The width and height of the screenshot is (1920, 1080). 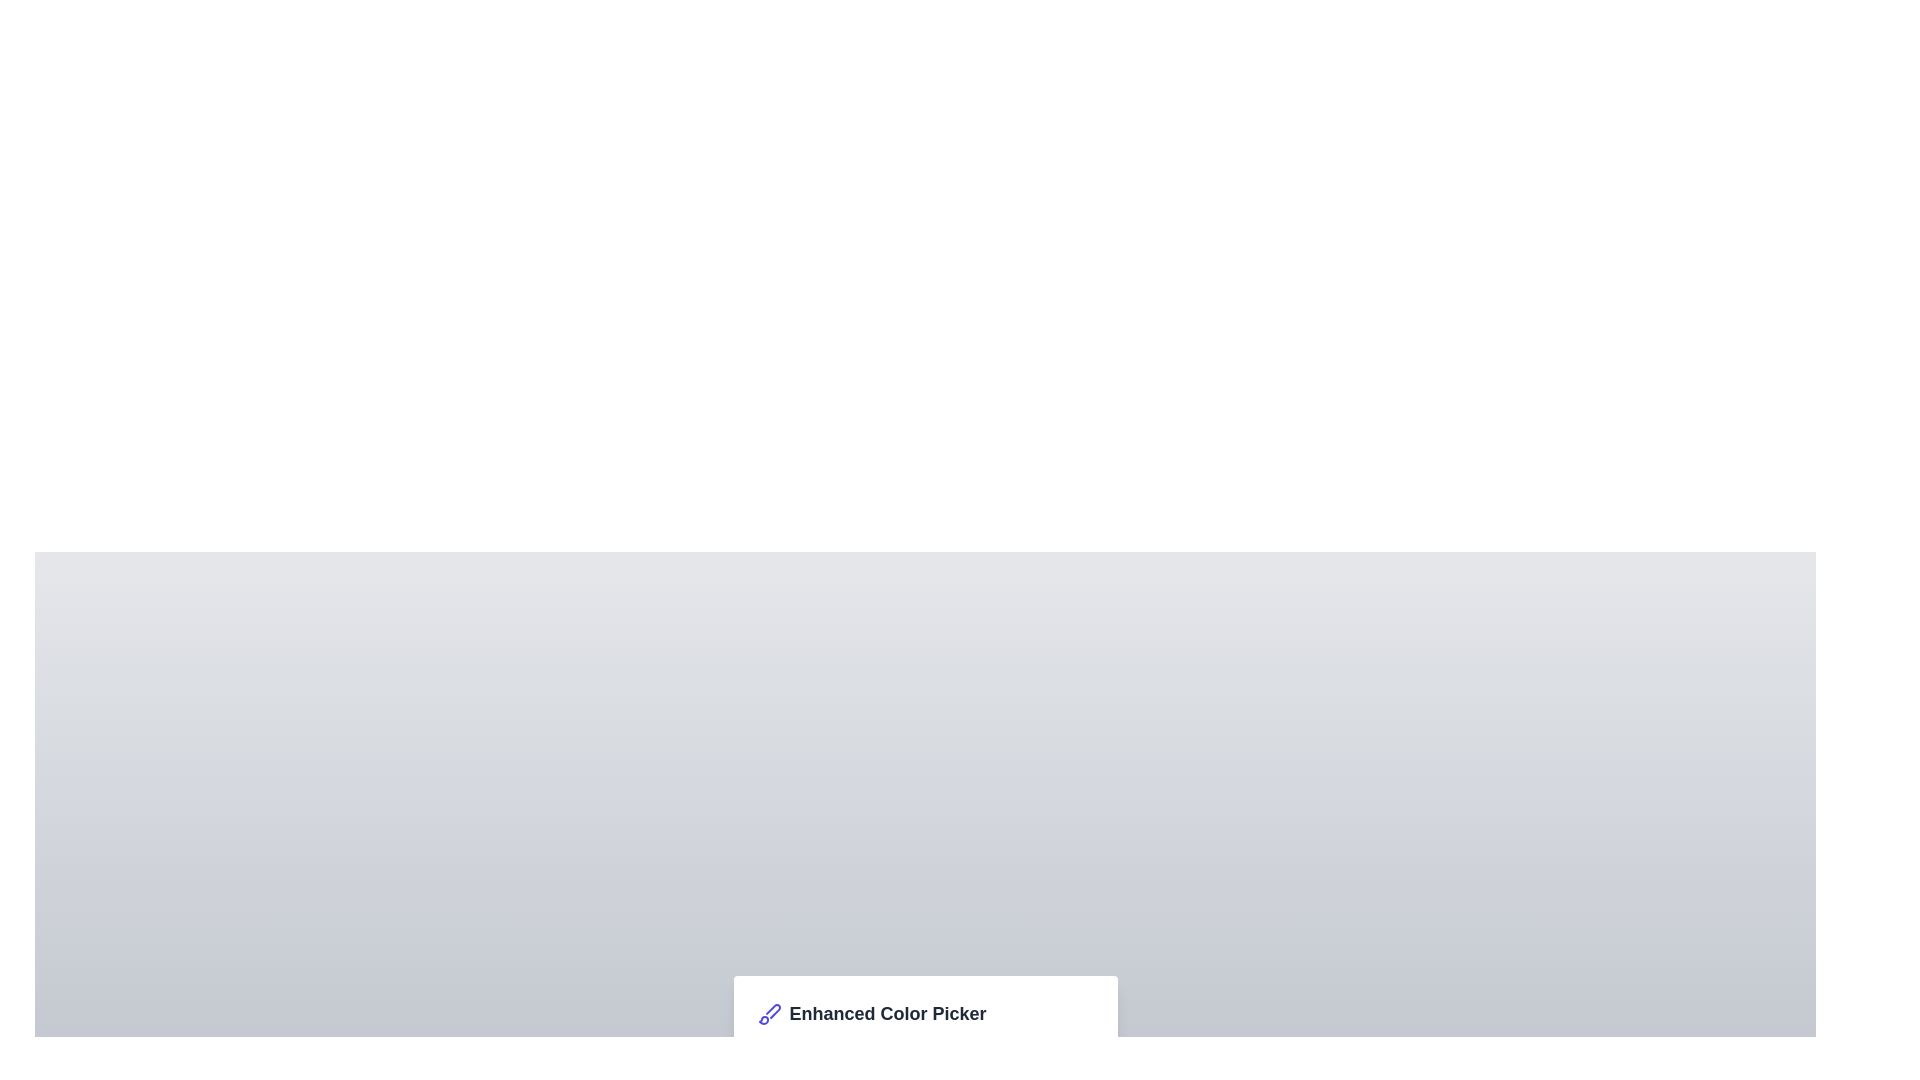 I want to click on the brush tool icon located to the left of the 'Enhanced Color Picker' text, so click(x=768, y=1014).